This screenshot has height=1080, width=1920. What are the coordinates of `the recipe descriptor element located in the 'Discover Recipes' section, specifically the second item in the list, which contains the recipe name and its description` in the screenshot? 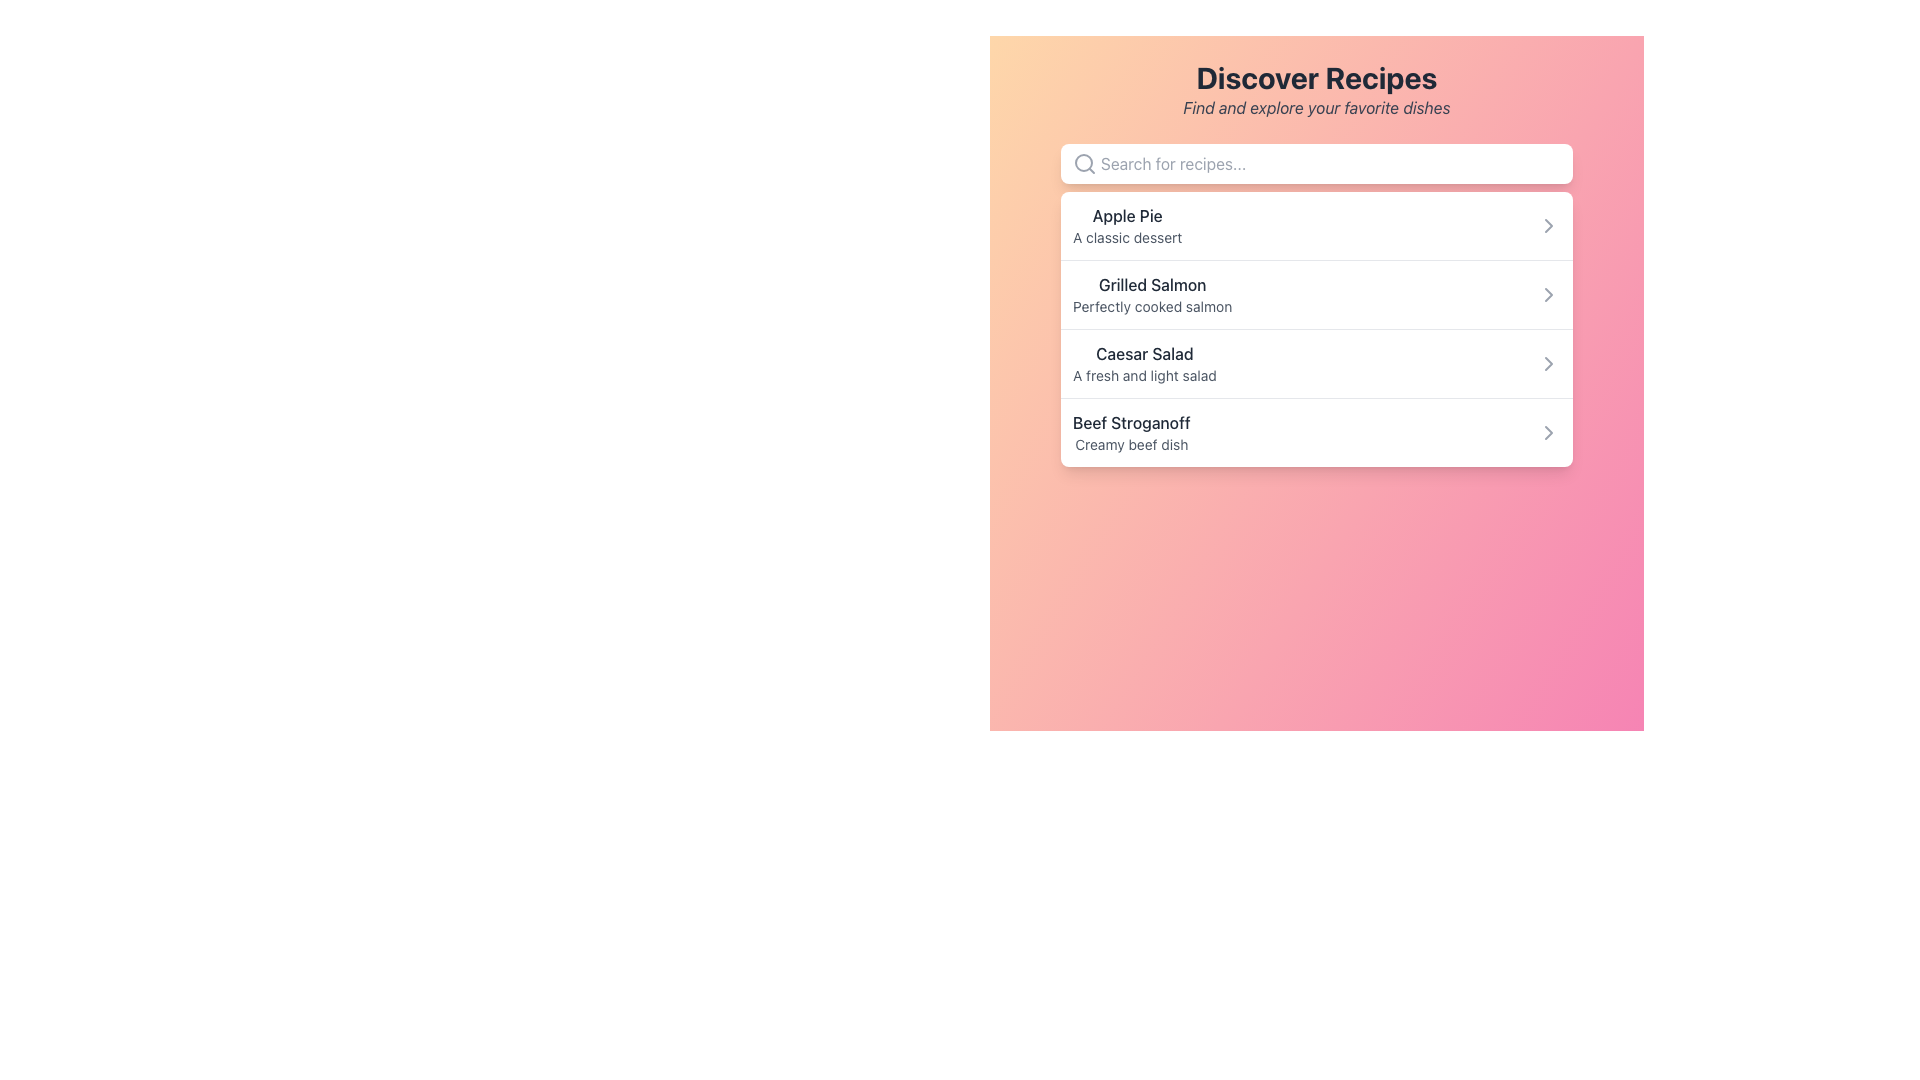 It's located at (1152, 294).